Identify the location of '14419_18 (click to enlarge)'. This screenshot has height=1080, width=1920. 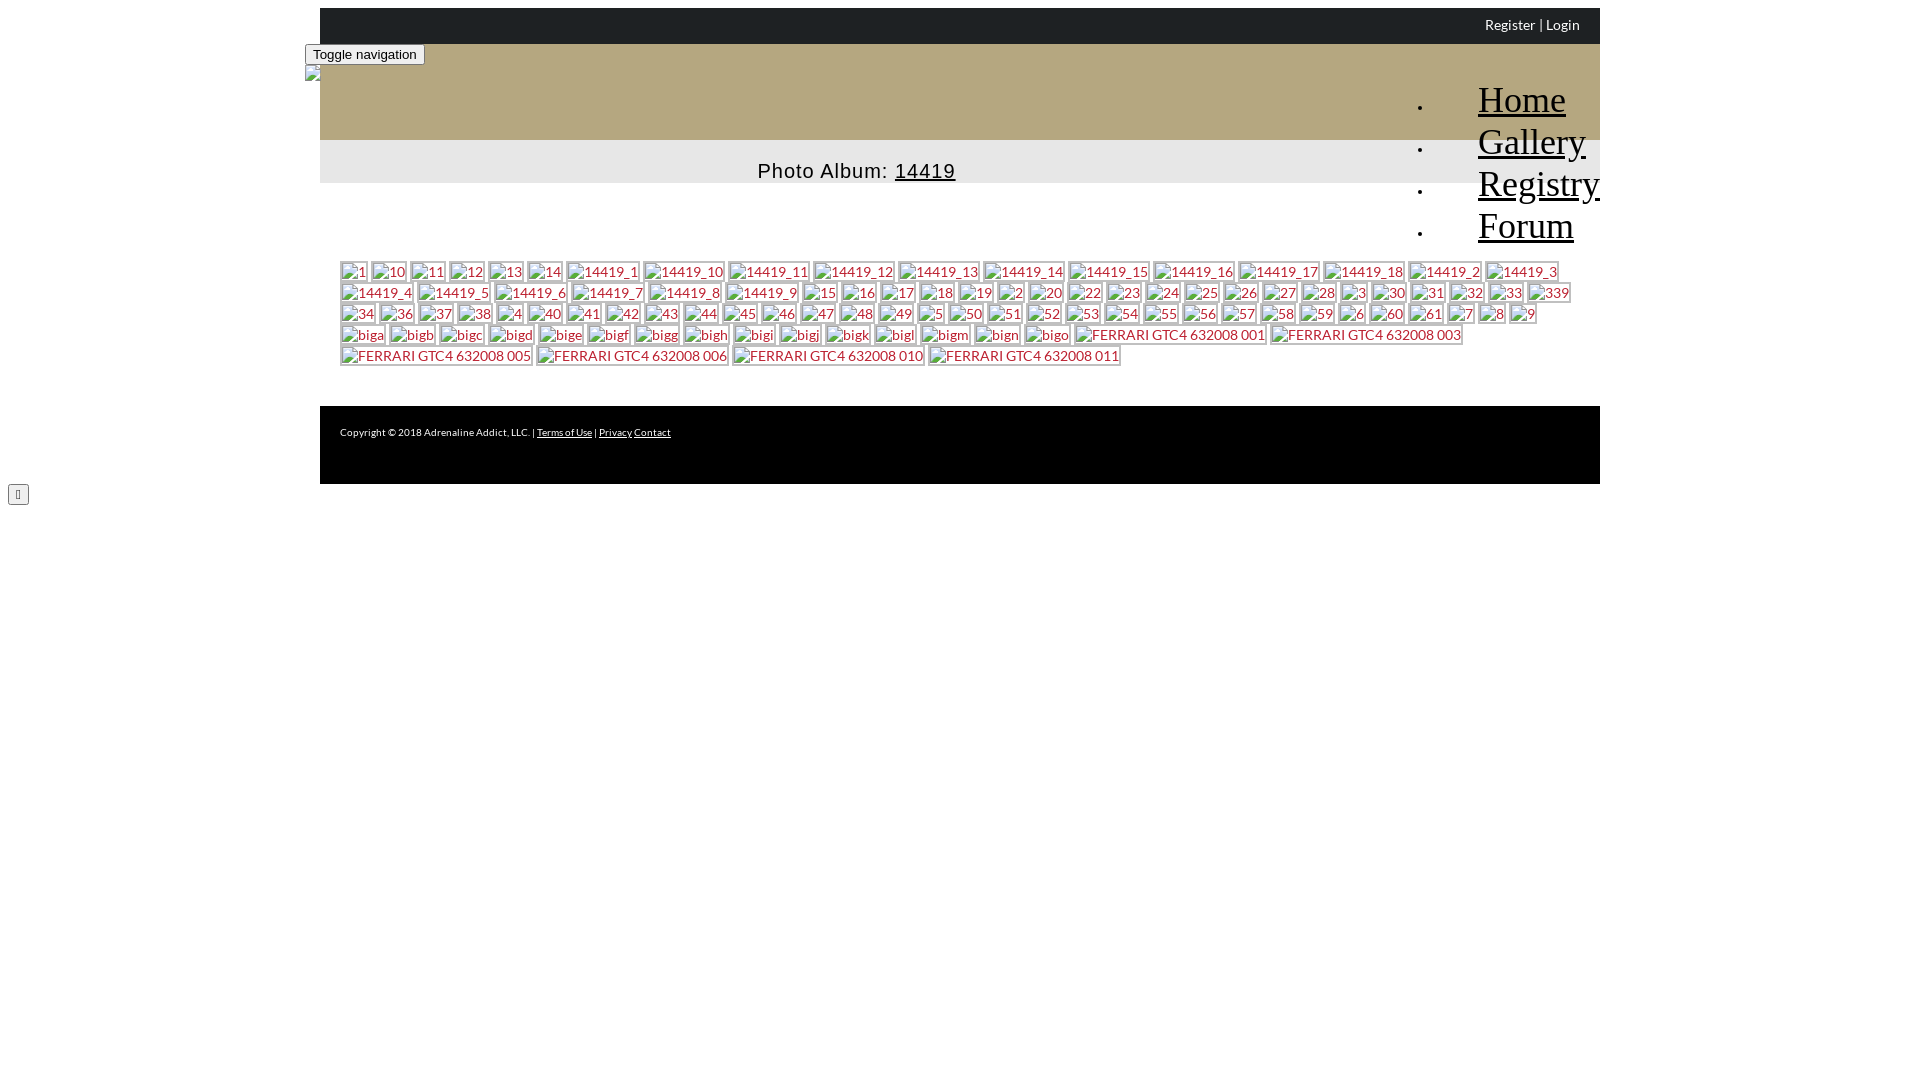
(1362, 271).